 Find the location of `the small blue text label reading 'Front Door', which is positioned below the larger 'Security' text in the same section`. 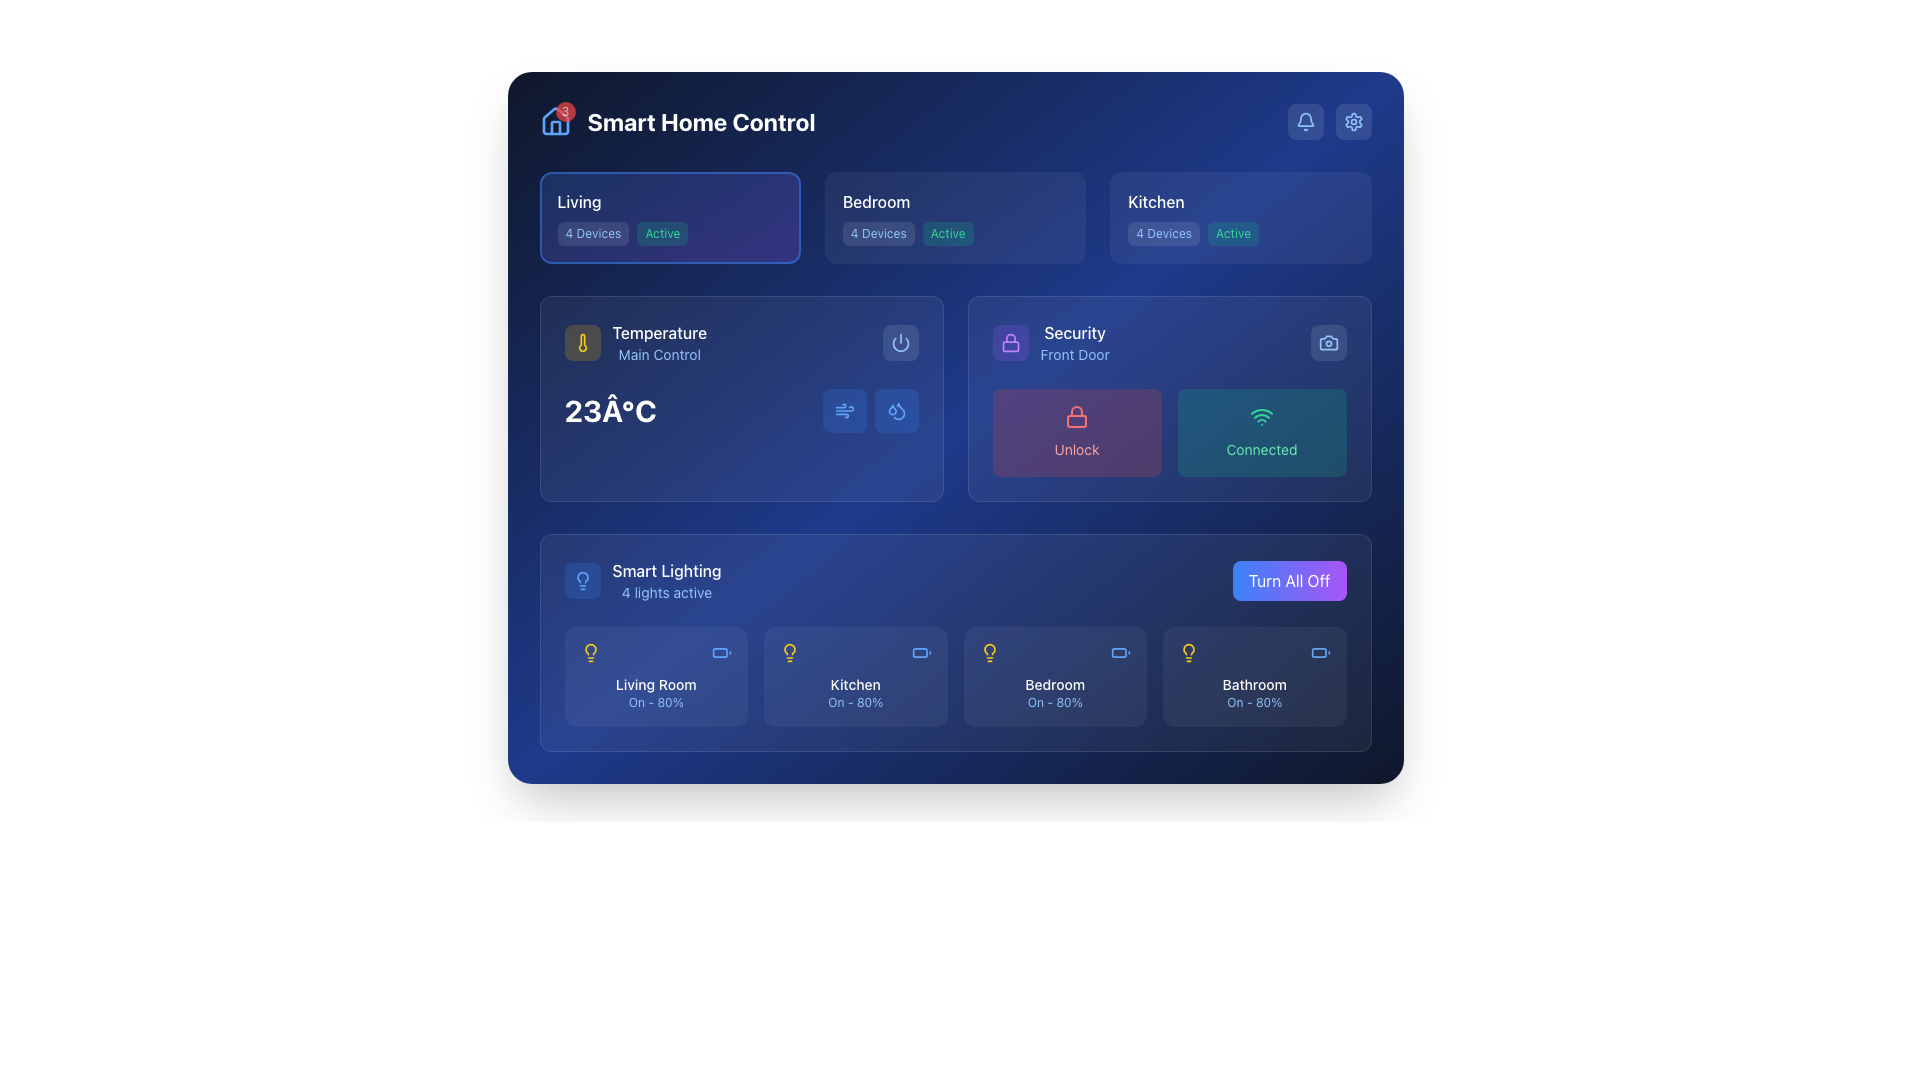

the small blue text label reading 'Front Door', which is positioned below the larger 'Security' text in the same section is located at coordinates (1074, 353).